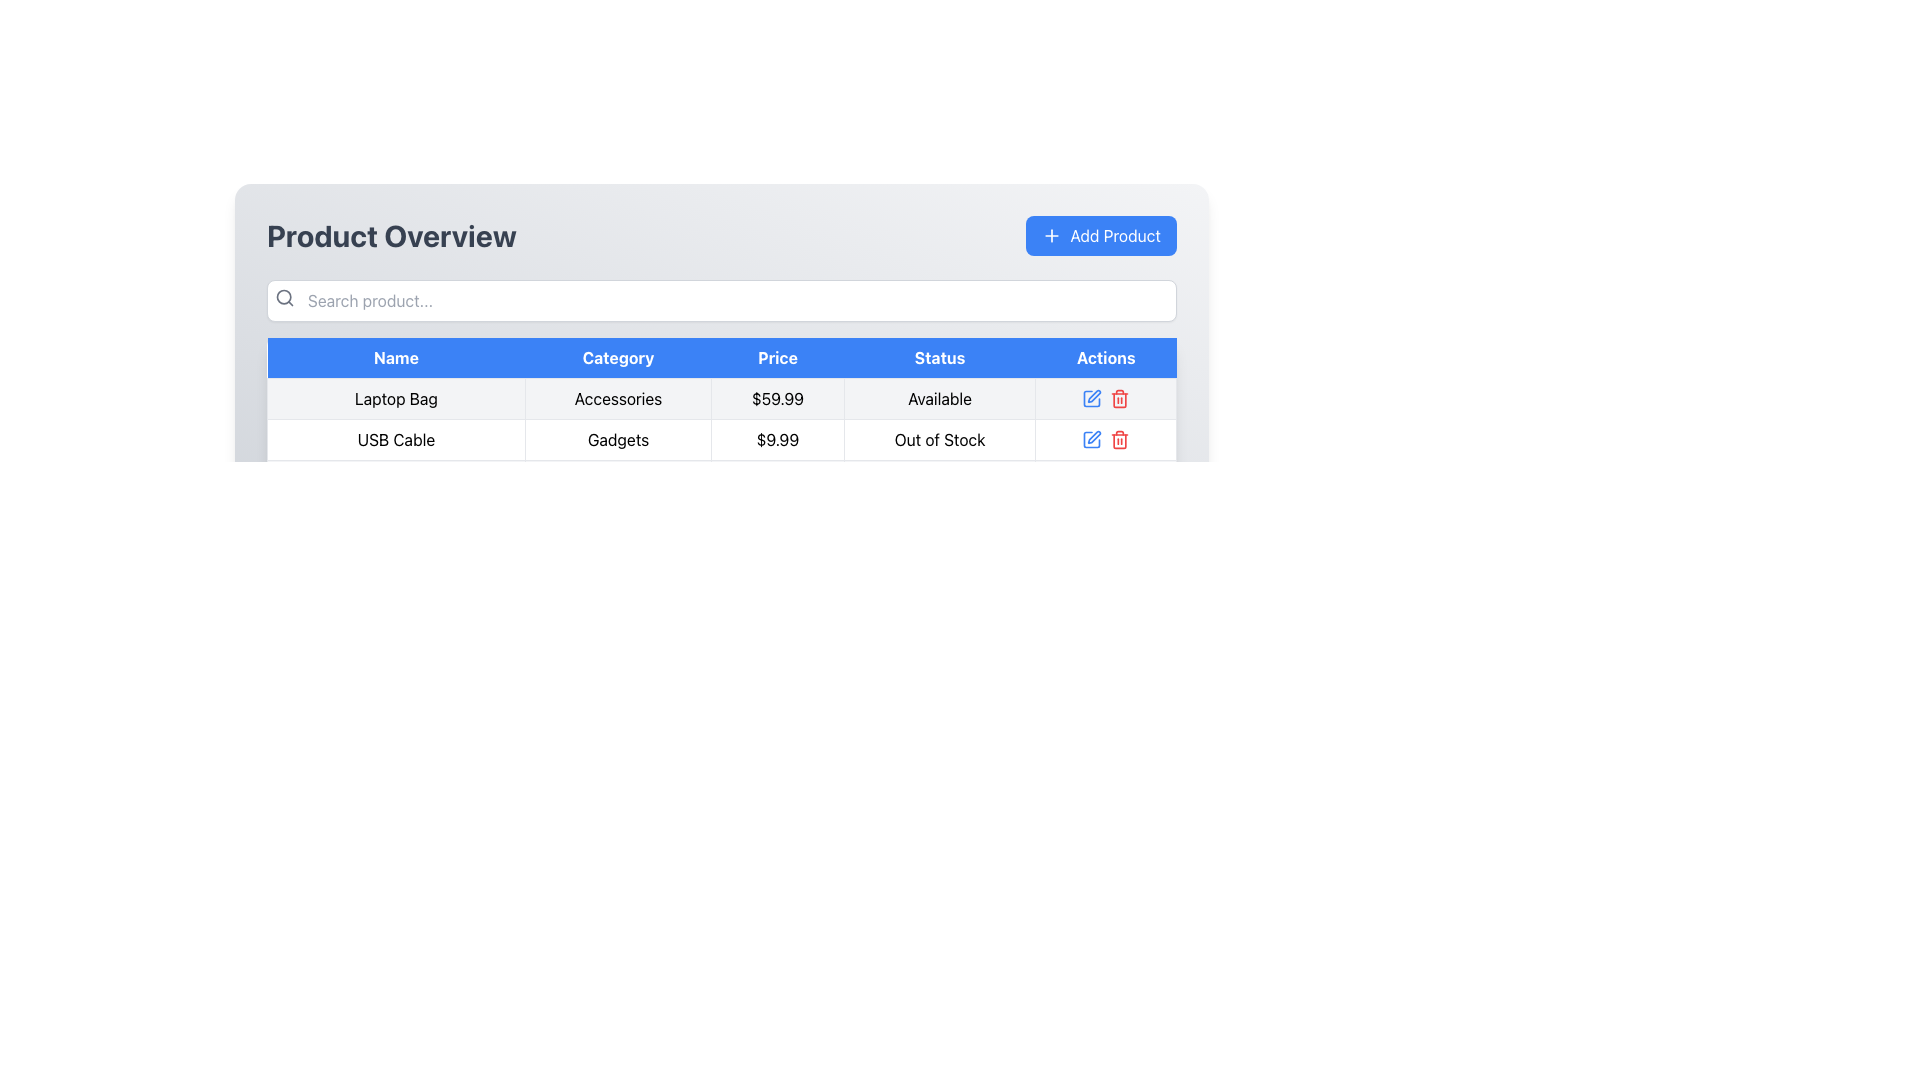 Image resolution: width=1920 pixels, height=1080 pixels. Describe the element at coordinates (396, 357) in the screenshot. I see `text content of the first column header in the table, which signifies the name attribute of the items listed below` at that location.